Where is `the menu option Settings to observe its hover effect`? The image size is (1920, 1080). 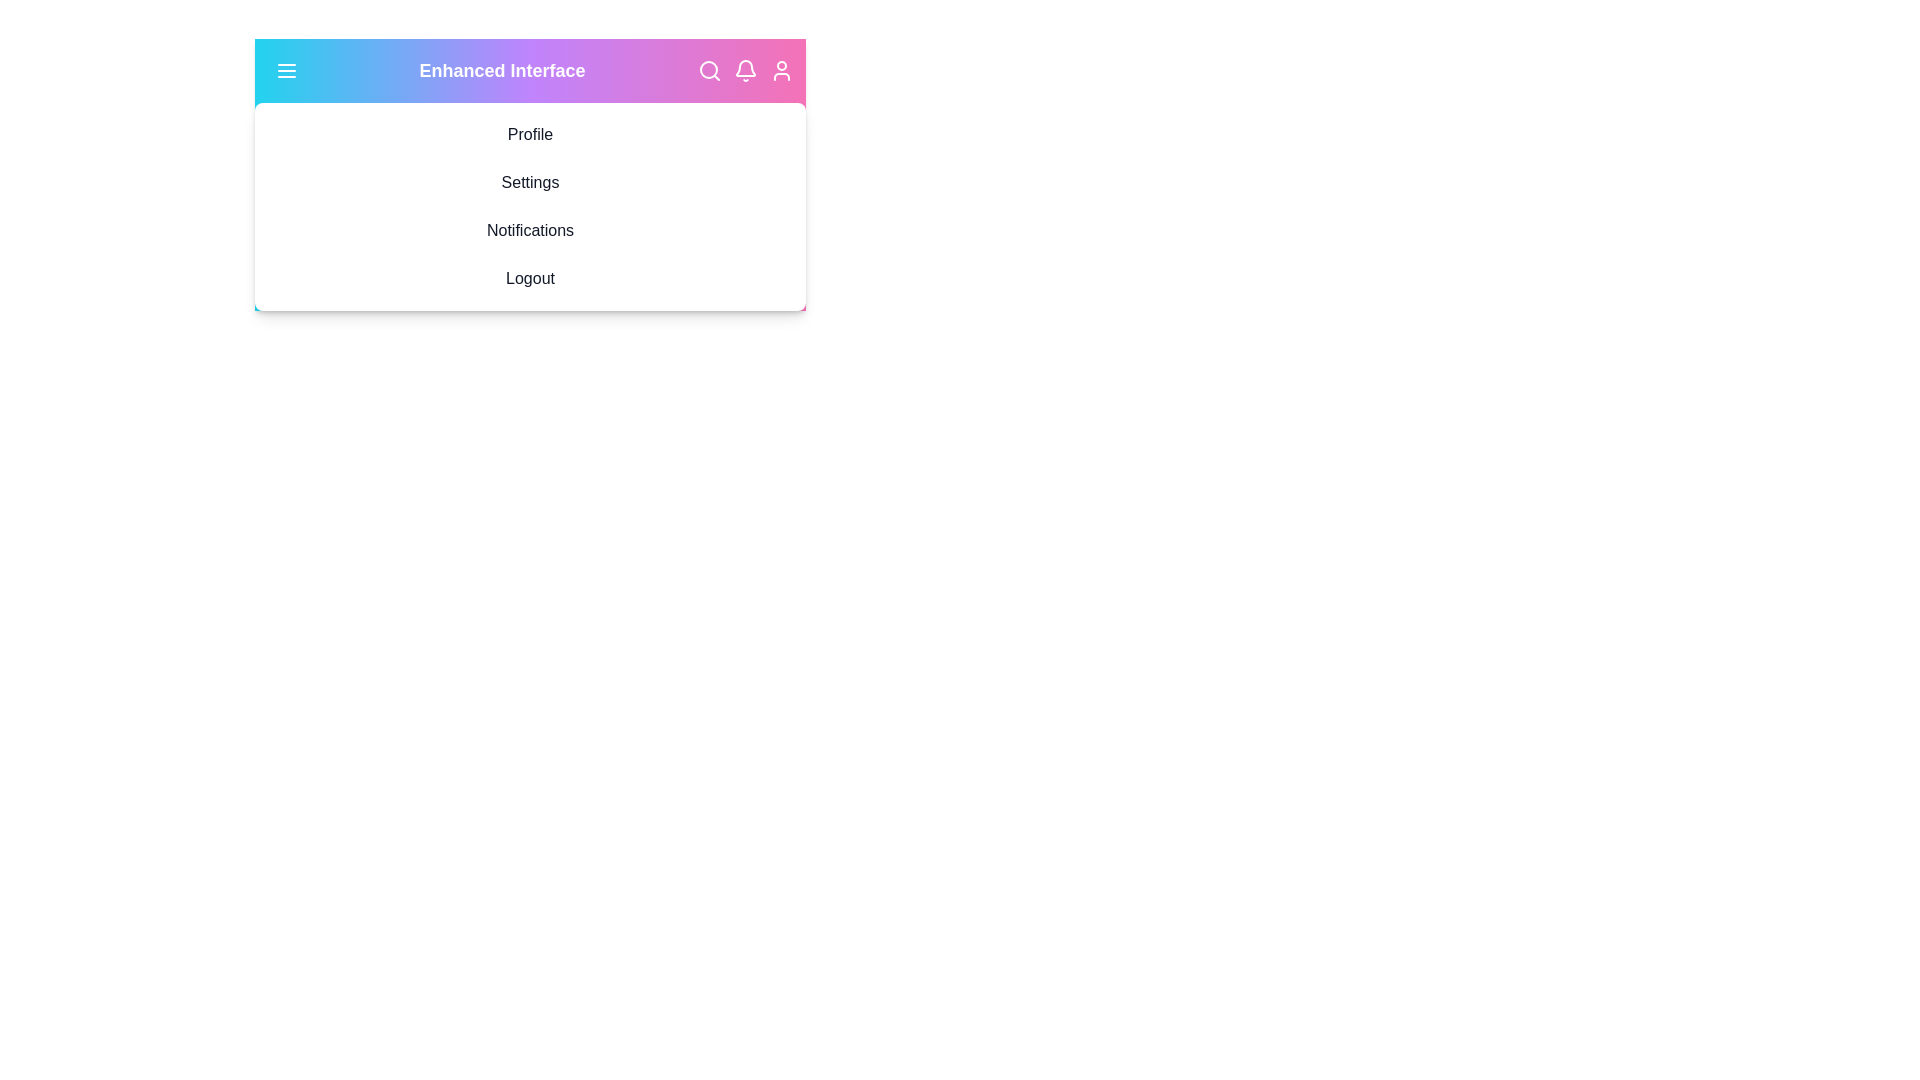
the menu option Settings to observe its hover effect is located at coordinates (530, 182).